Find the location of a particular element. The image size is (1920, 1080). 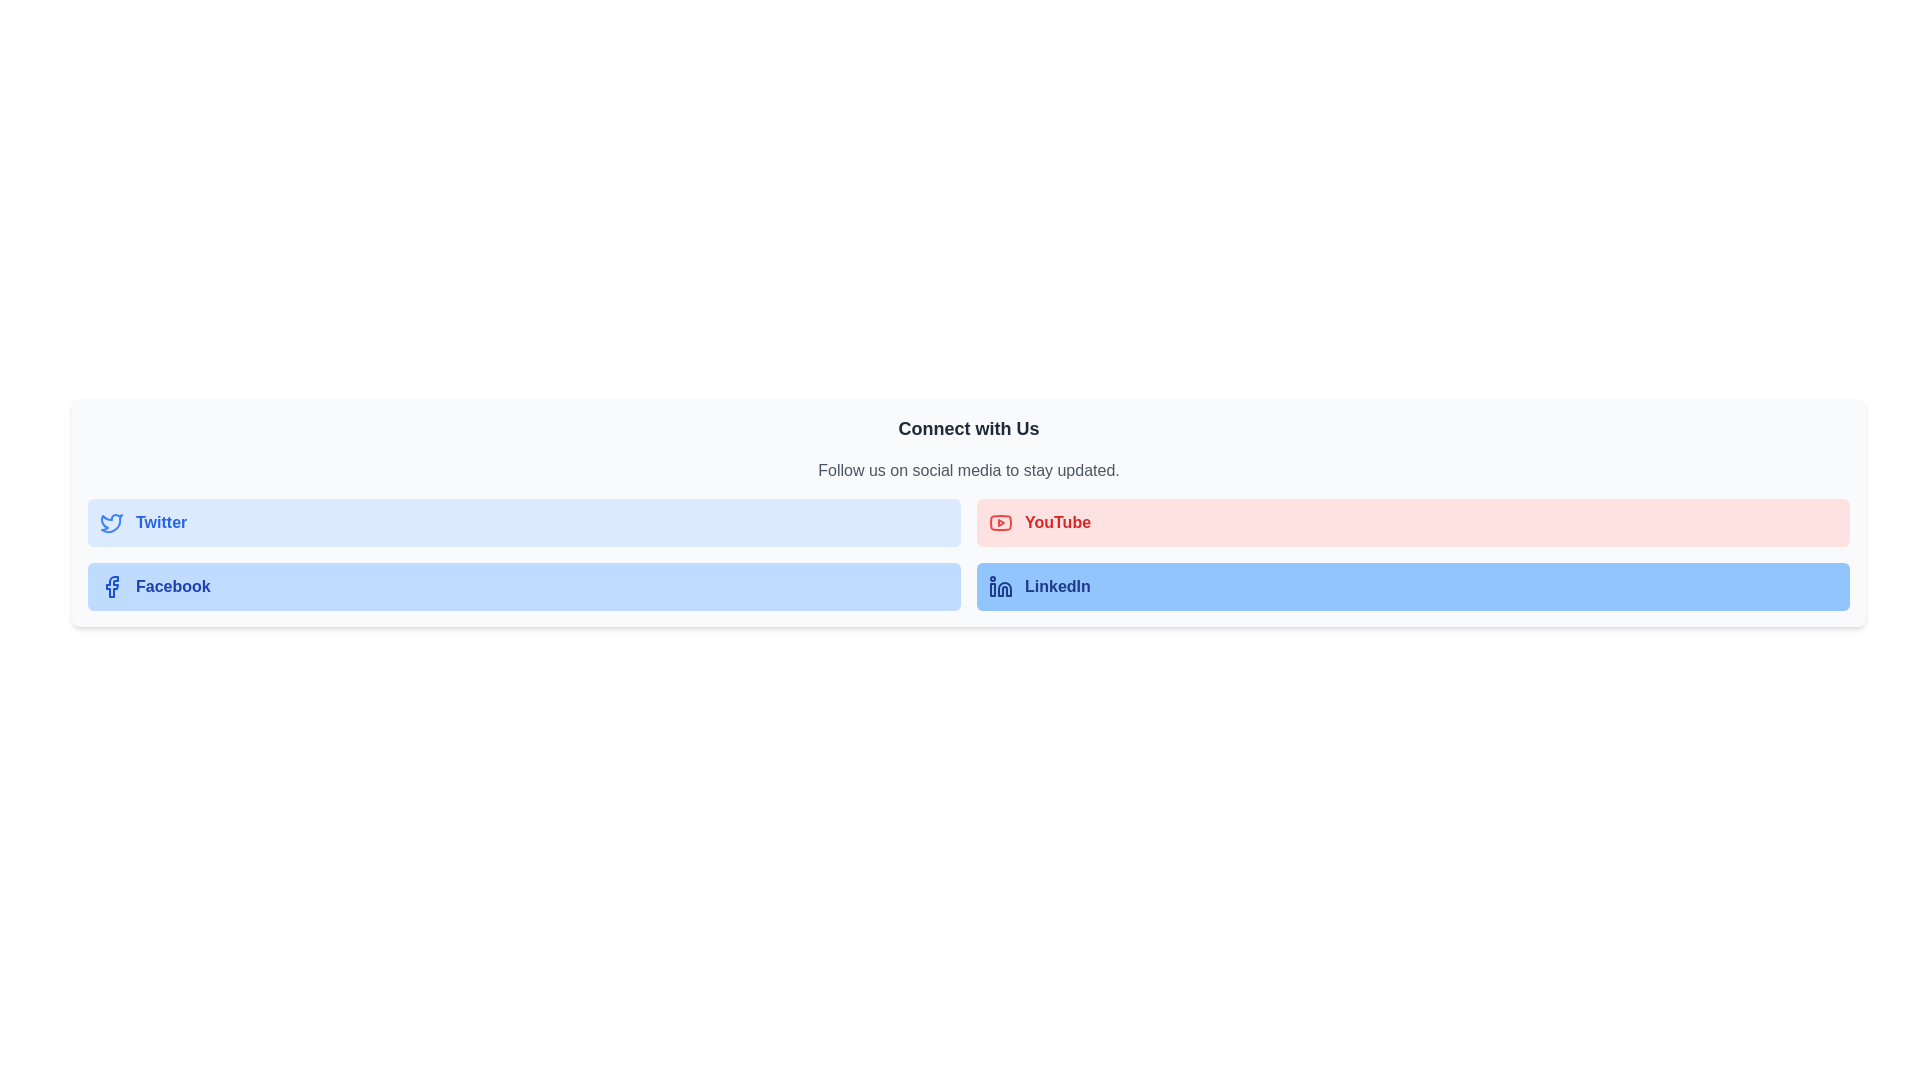

the decorative YouTube logo icon is located at coordinates (1001, 522).